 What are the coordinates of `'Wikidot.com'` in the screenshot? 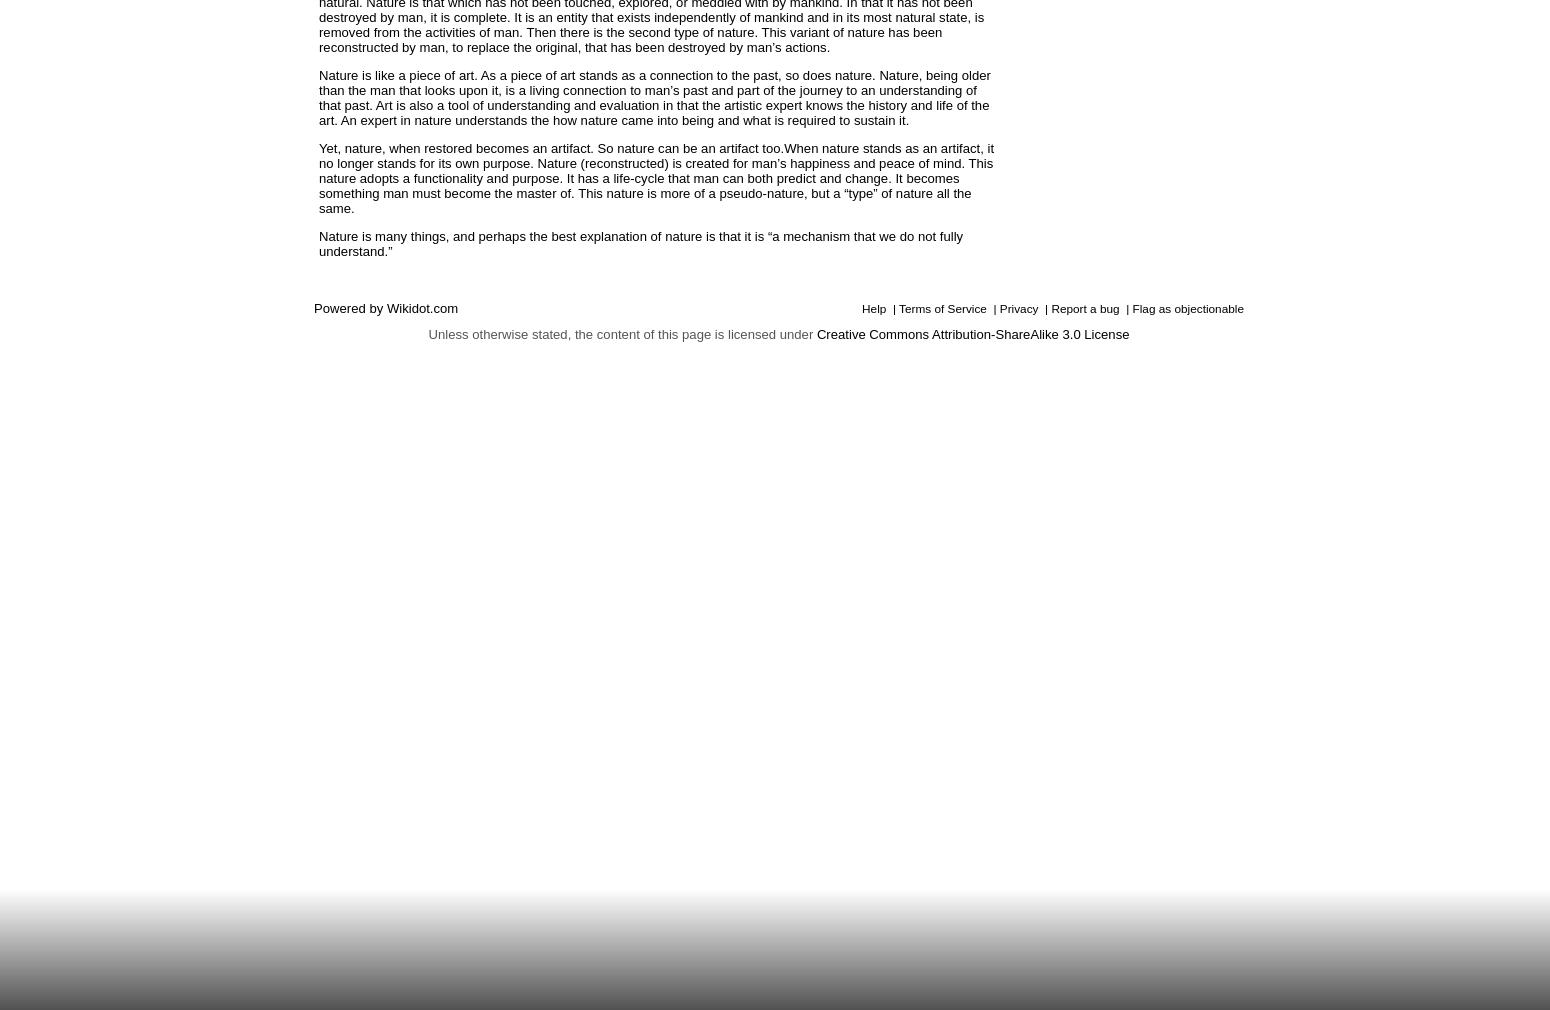 It's located at (422, 308).